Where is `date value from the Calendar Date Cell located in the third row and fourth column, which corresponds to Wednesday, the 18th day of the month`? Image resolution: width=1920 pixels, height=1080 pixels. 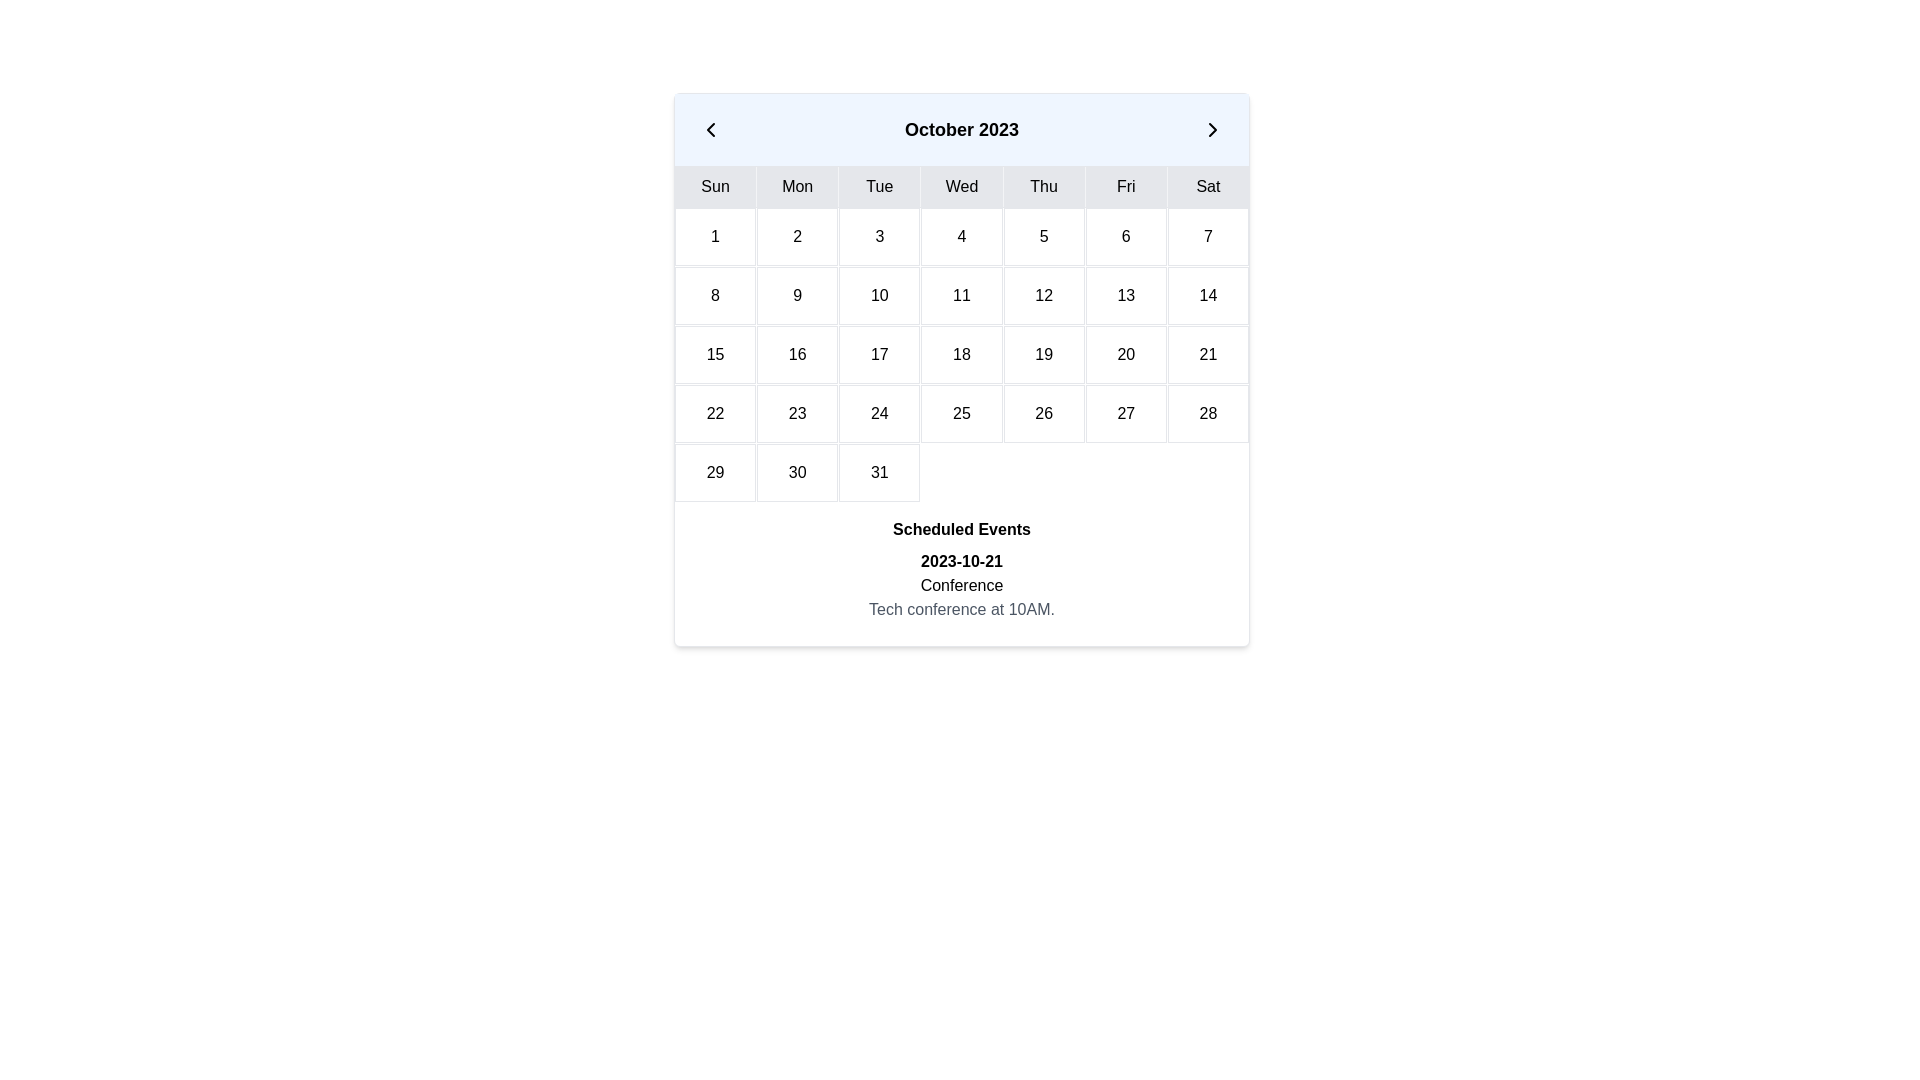
date value from the Calendar Date Cell located in the third row and fourth column, which corresponds to Wednesday, the 18th day of the month is located at coordinates (961, 353).